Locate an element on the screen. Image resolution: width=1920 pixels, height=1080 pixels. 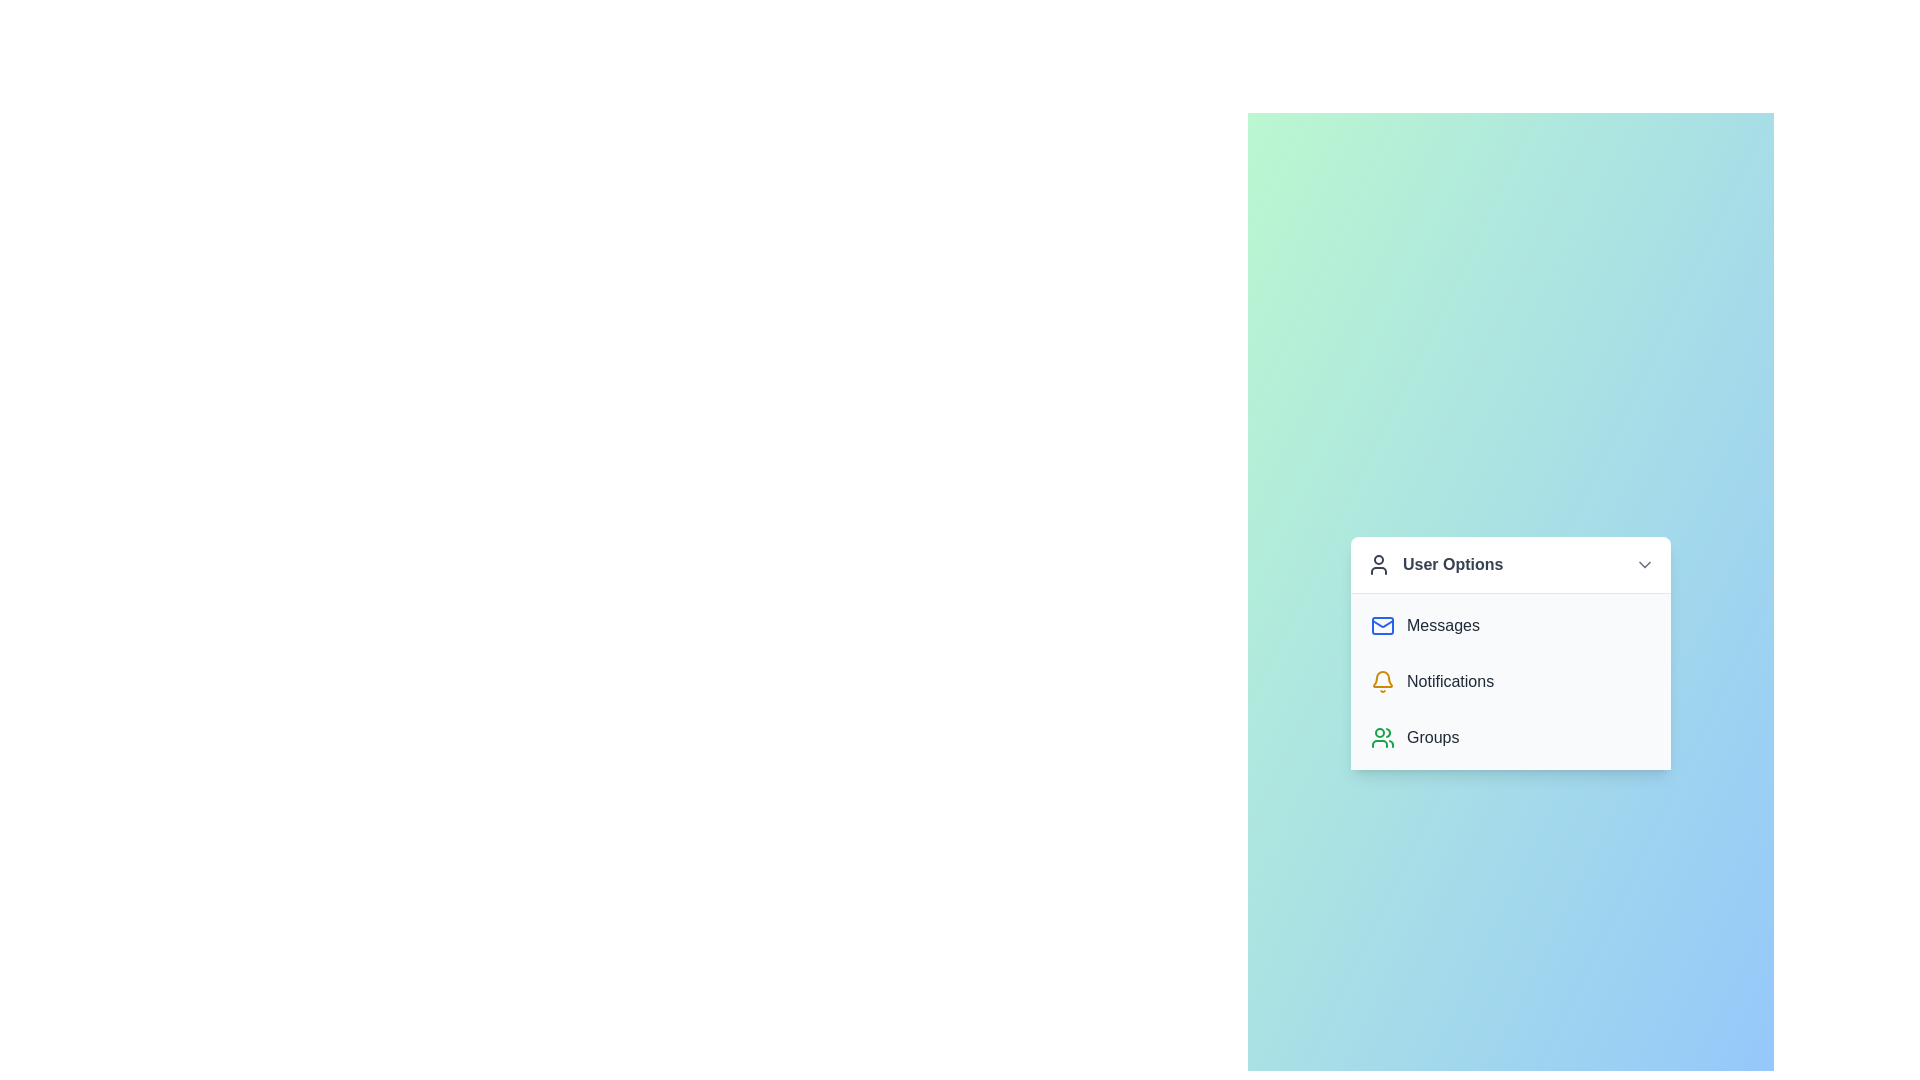
the 'User Options' text label with a user icon is located at coordinates (1434, 563).